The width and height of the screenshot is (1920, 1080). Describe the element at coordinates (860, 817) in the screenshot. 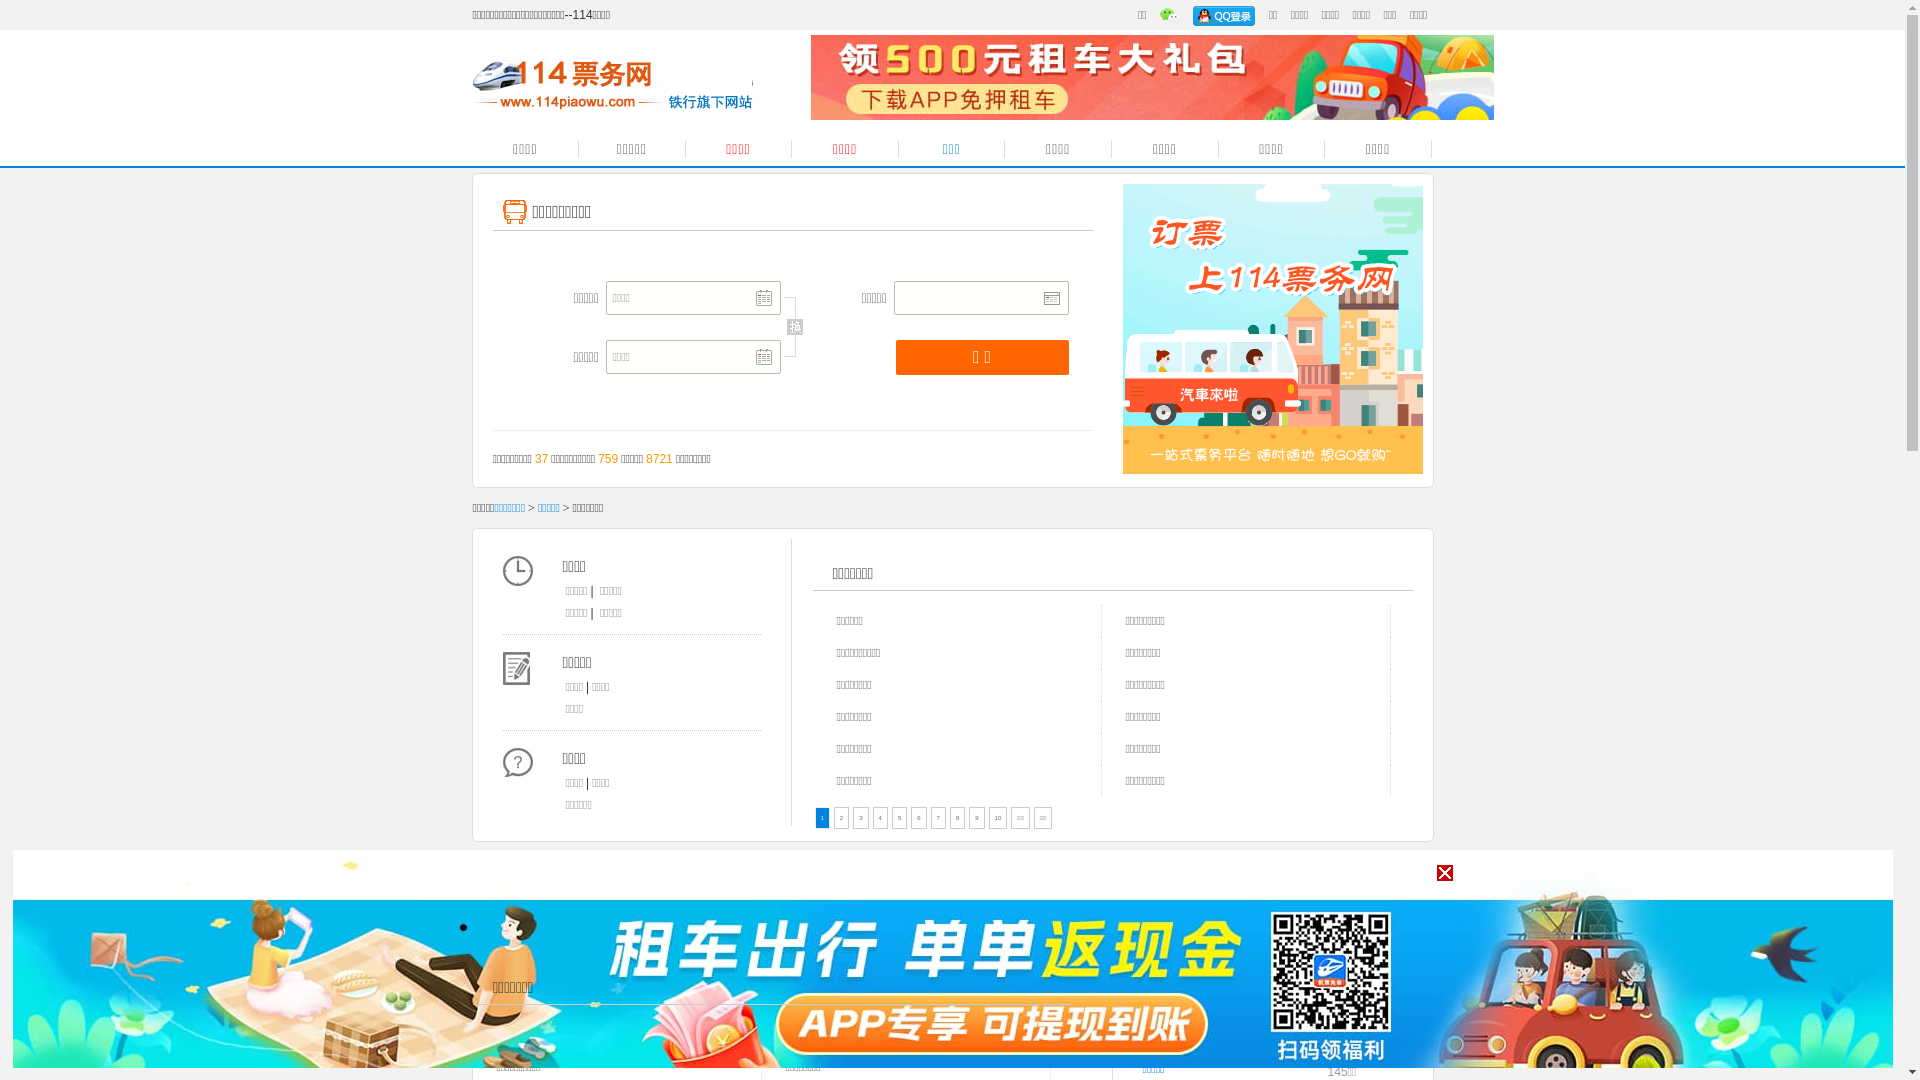

I see `'3'` at that location.